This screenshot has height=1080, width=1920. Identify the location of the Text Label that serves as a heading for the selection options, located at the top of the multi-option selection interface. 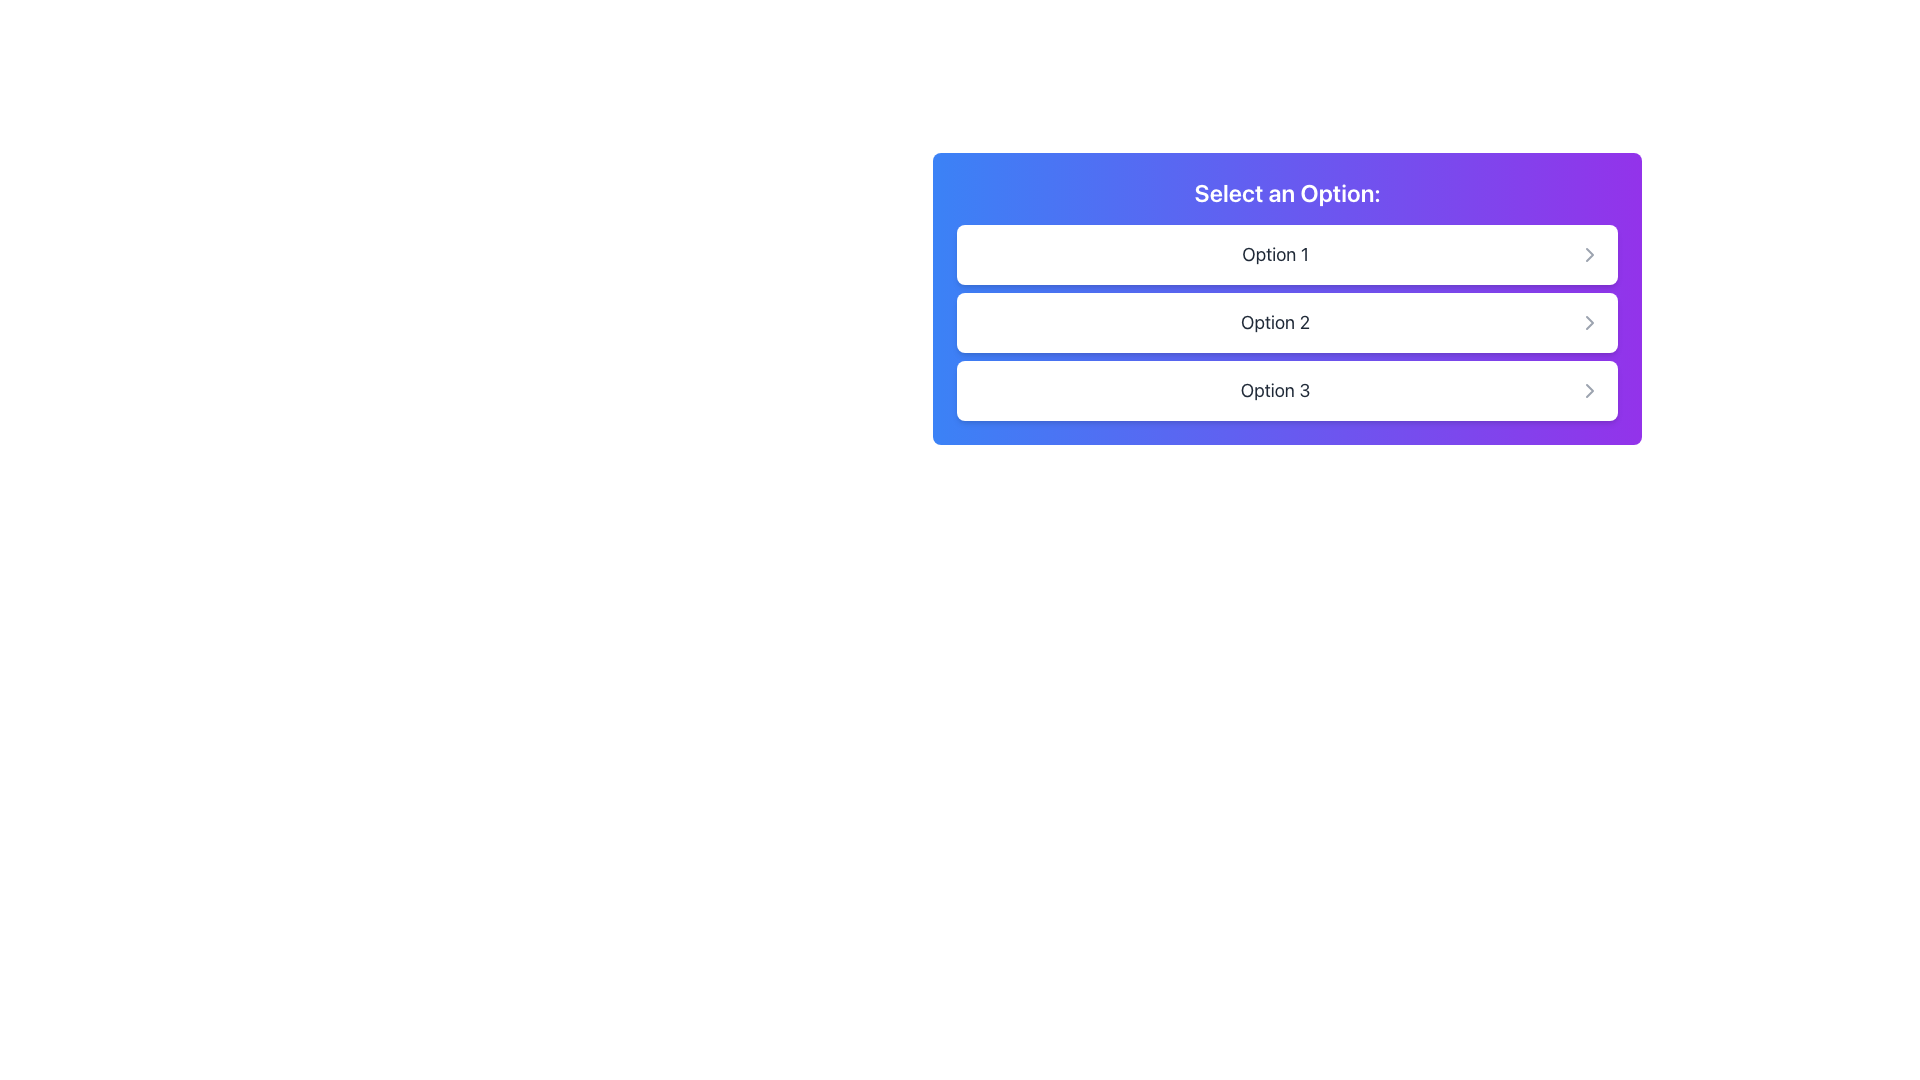
(1287, 192).